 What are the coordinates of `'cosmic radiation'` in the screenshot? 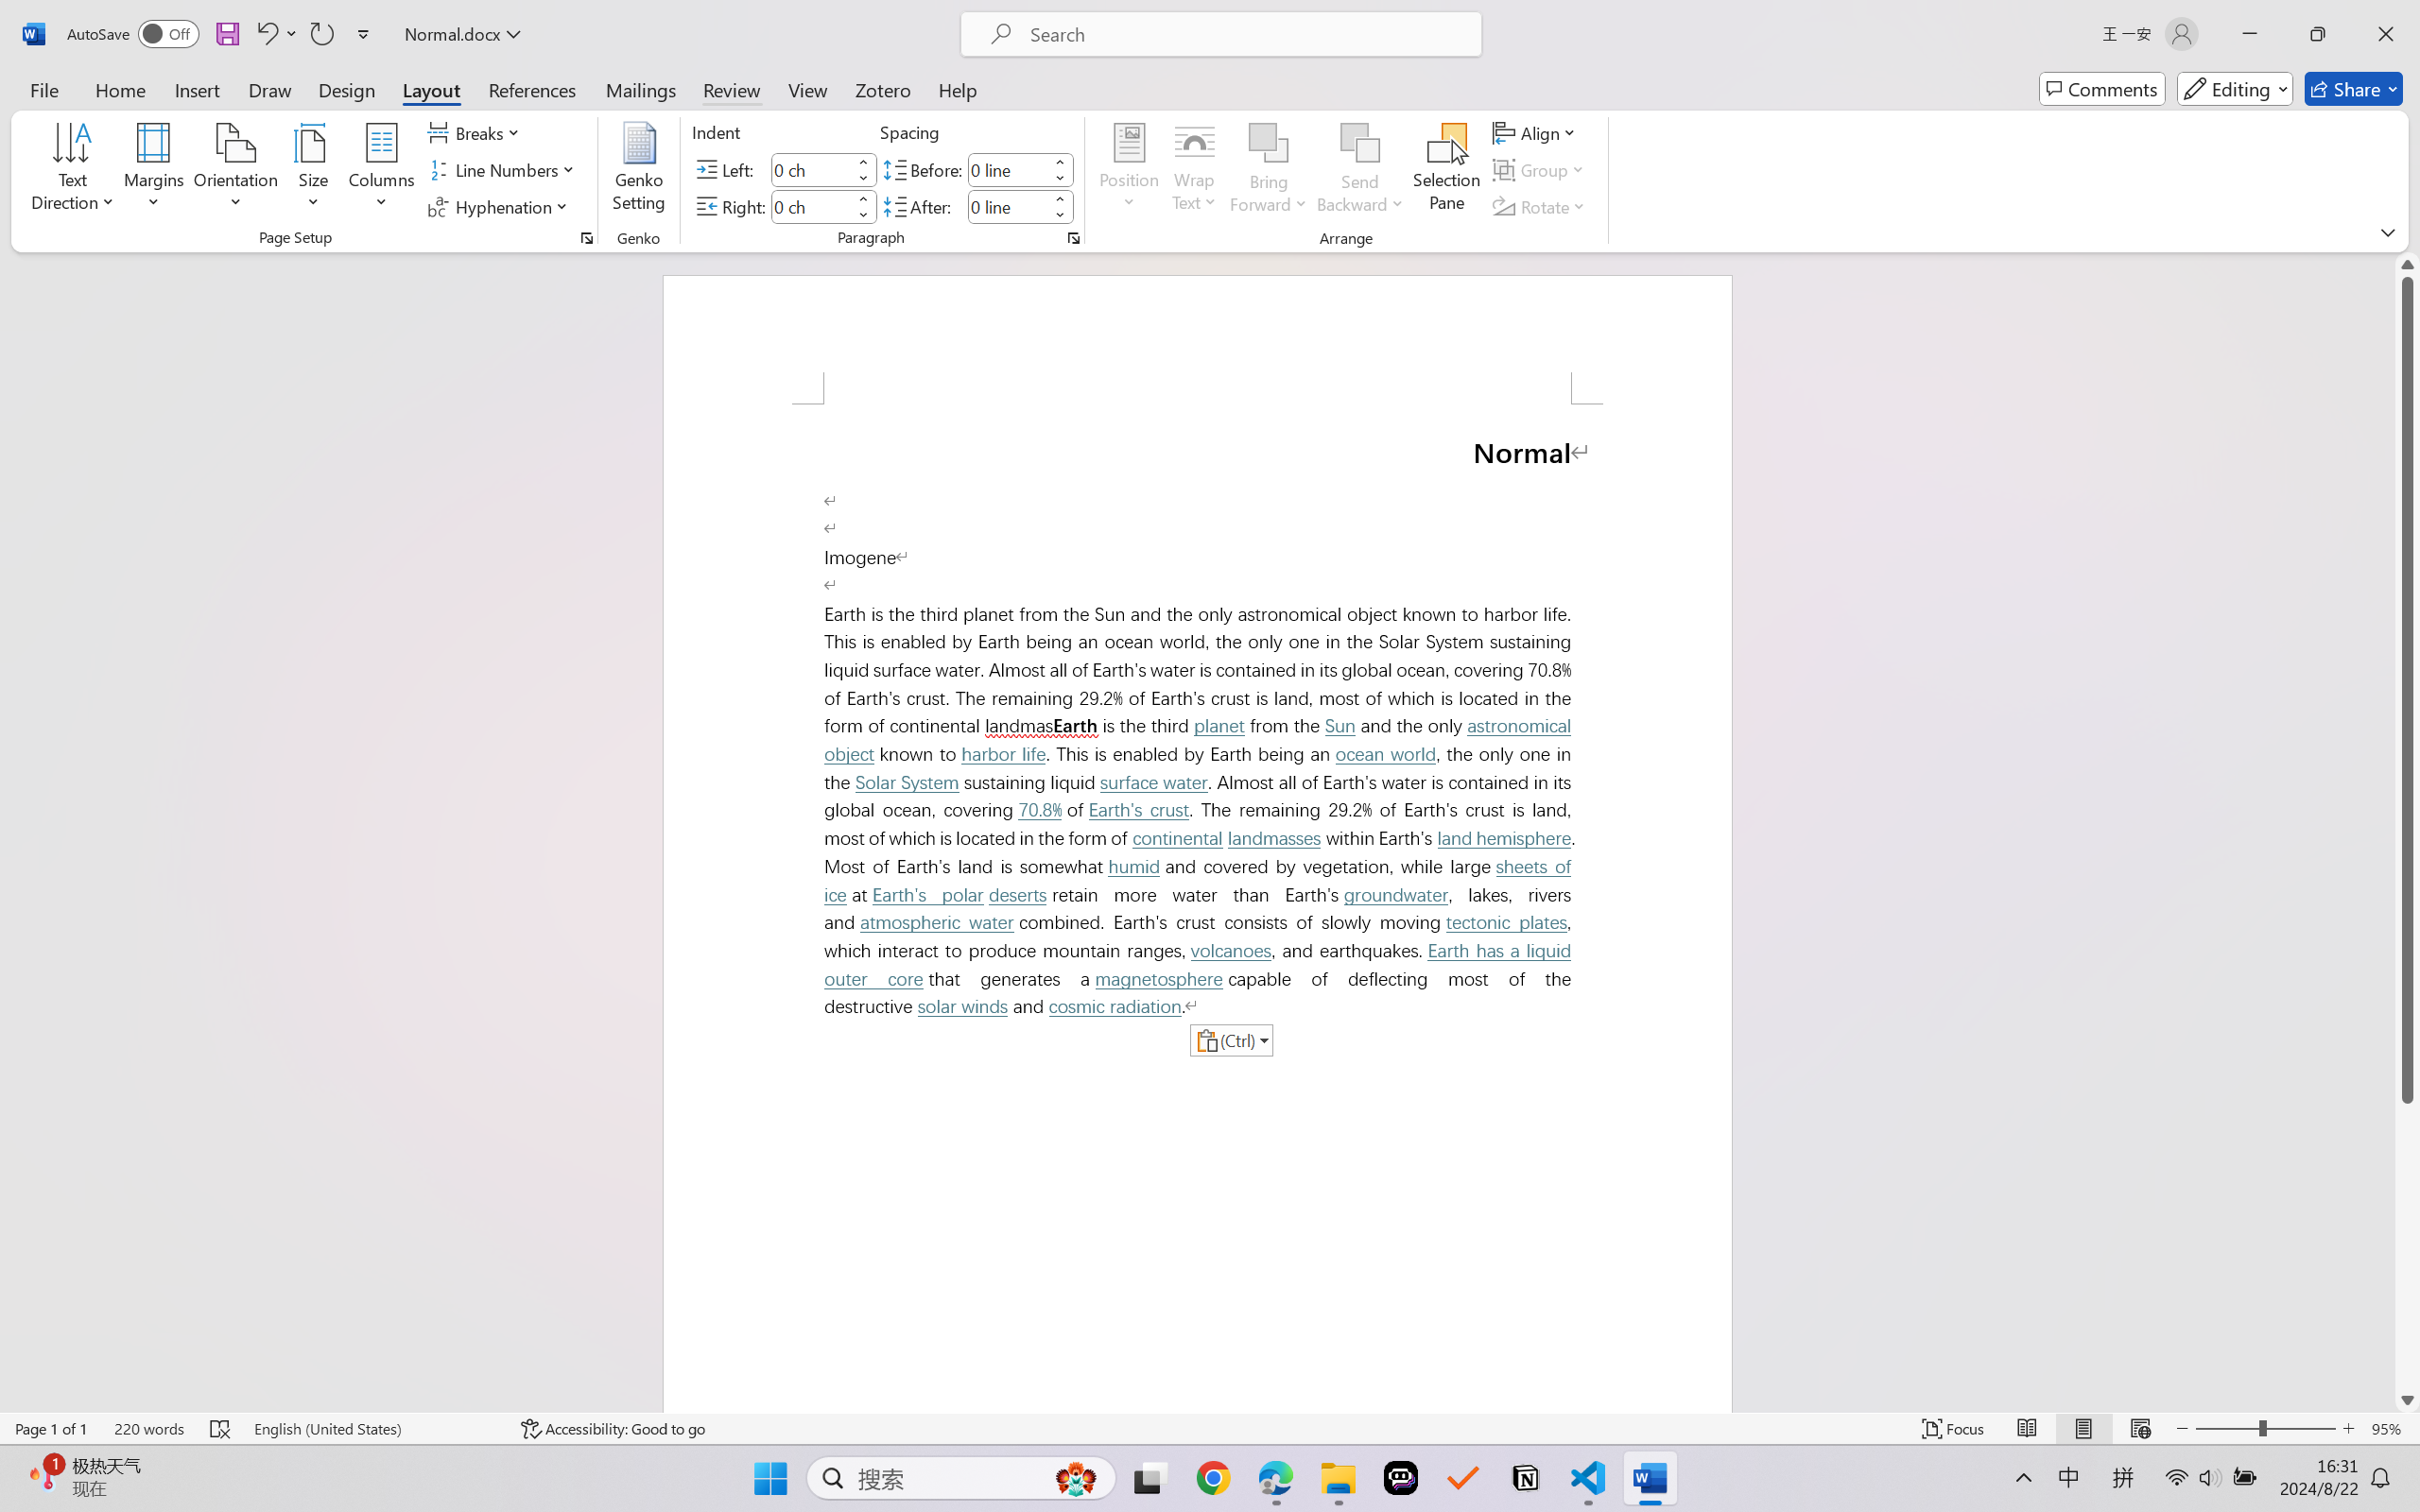 It's located at (1115, 1006).